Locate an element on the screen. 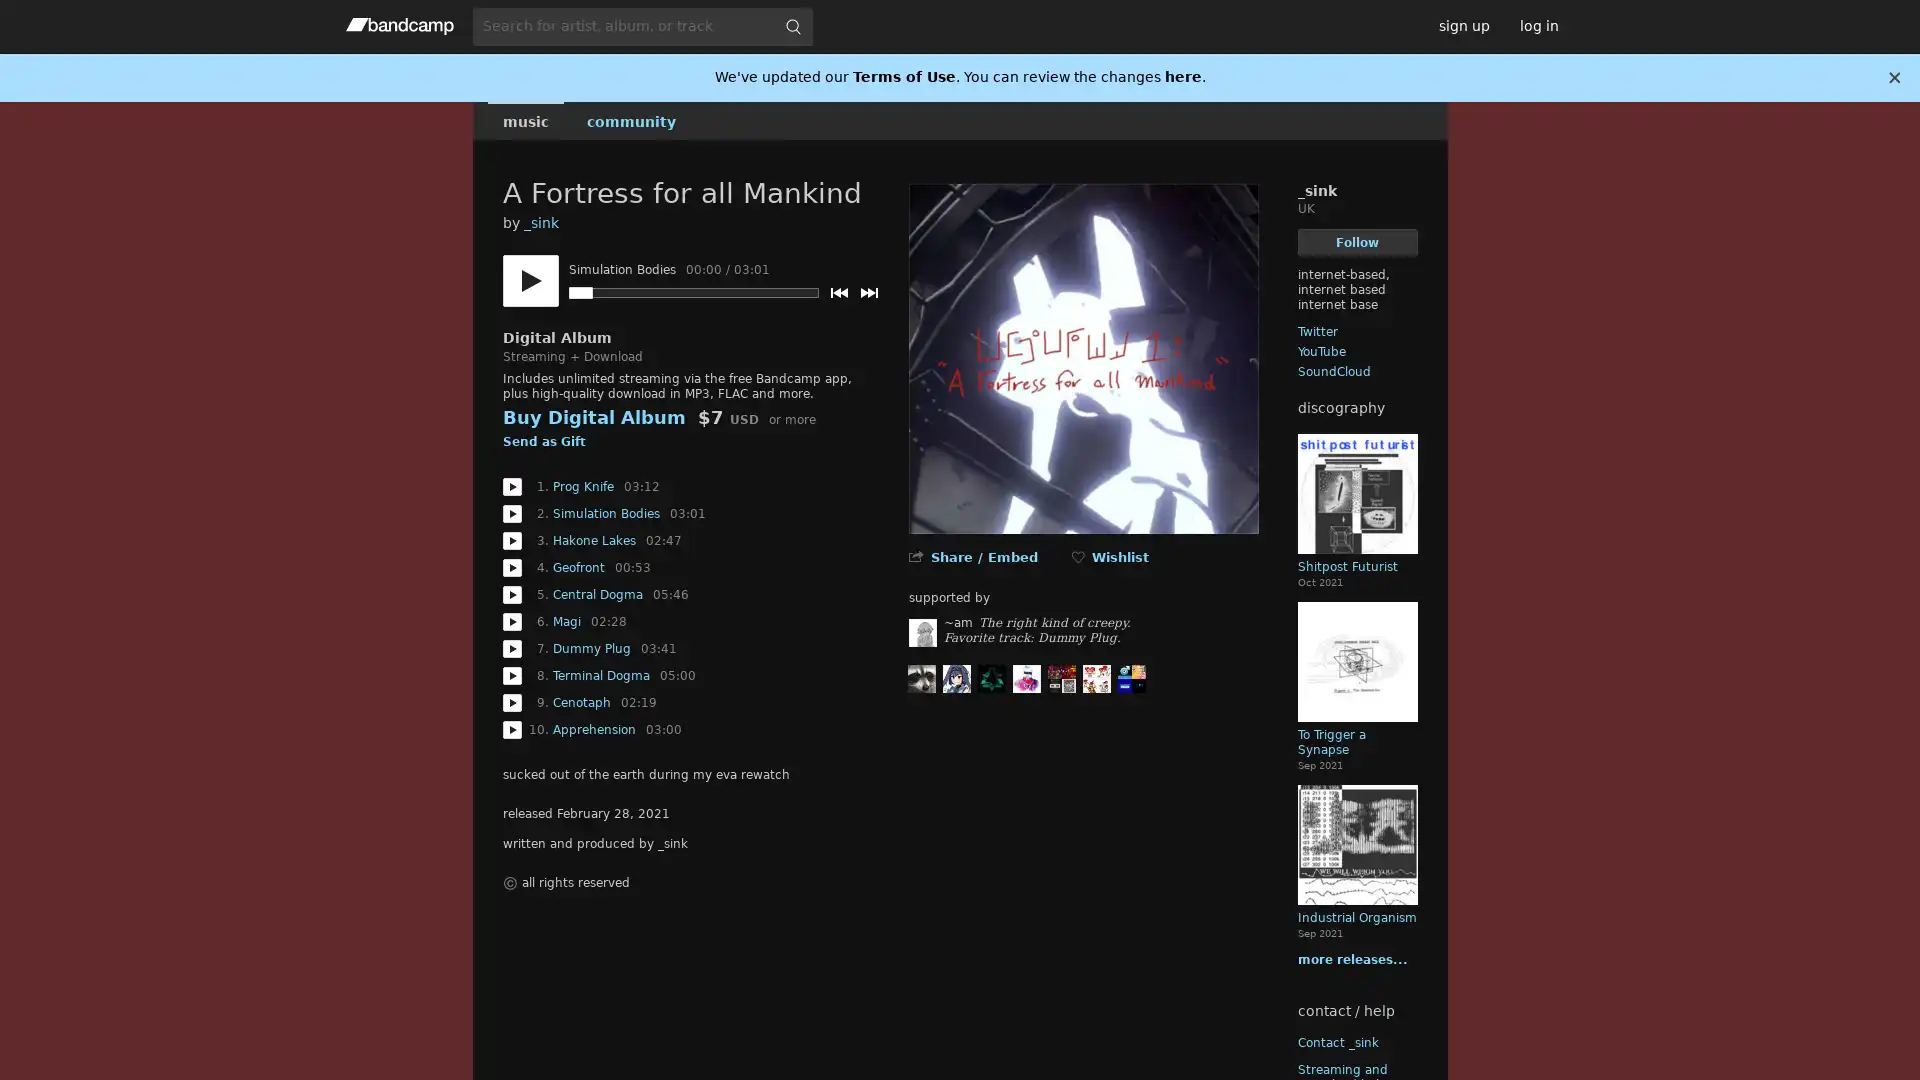 The image size is (1920, 1080). Play Magi is located at coordinates (511, 620).